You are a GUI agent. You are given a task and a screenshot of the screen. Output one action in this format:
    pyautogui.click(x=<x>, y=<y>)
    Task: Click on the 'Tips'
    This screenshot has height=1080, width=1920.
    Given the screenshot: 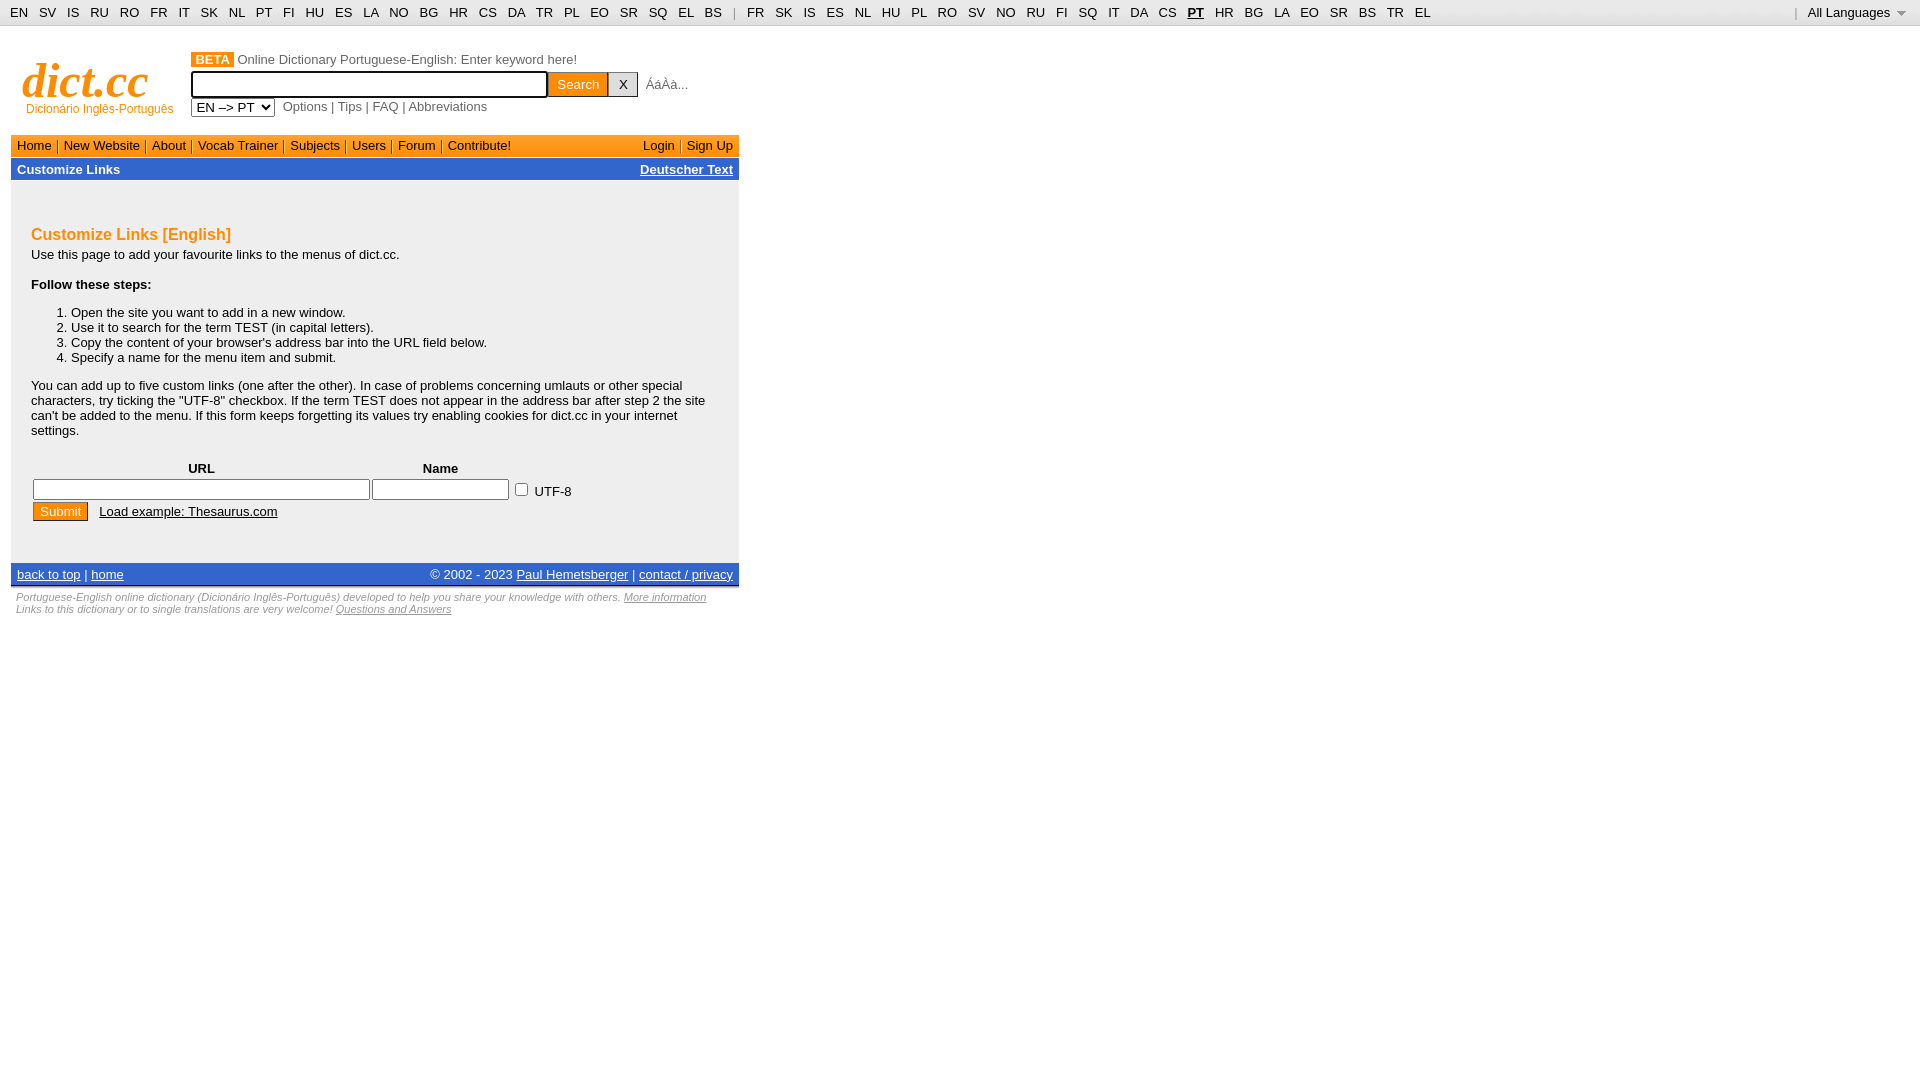 What is the action you would take?
    pyautogui.click(x=350, y=106)
    